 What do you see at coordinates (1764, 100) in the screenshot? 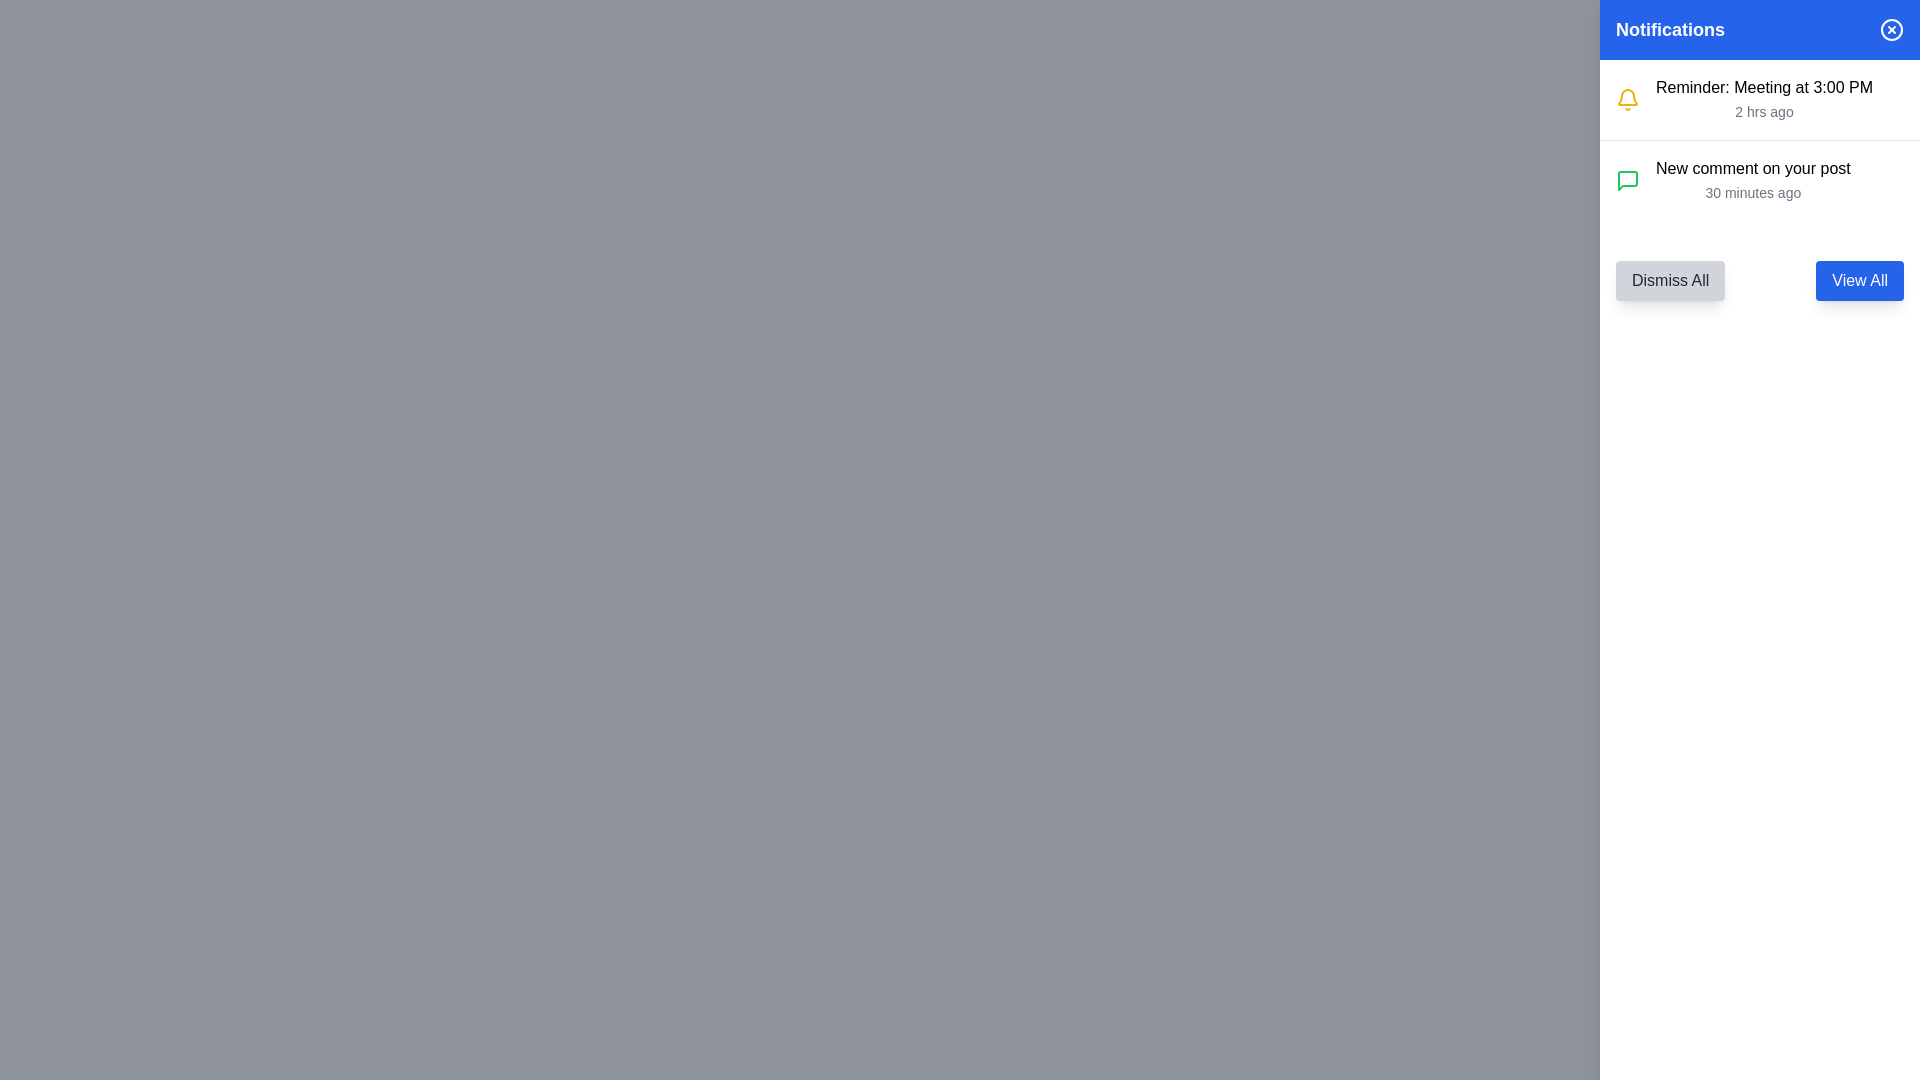
I see `notification text that reminds the user of a meeting scheduled for 3:00 PM, located in the right-side notification panel below the yellow bell icon` at bounding box center [1764, 100].